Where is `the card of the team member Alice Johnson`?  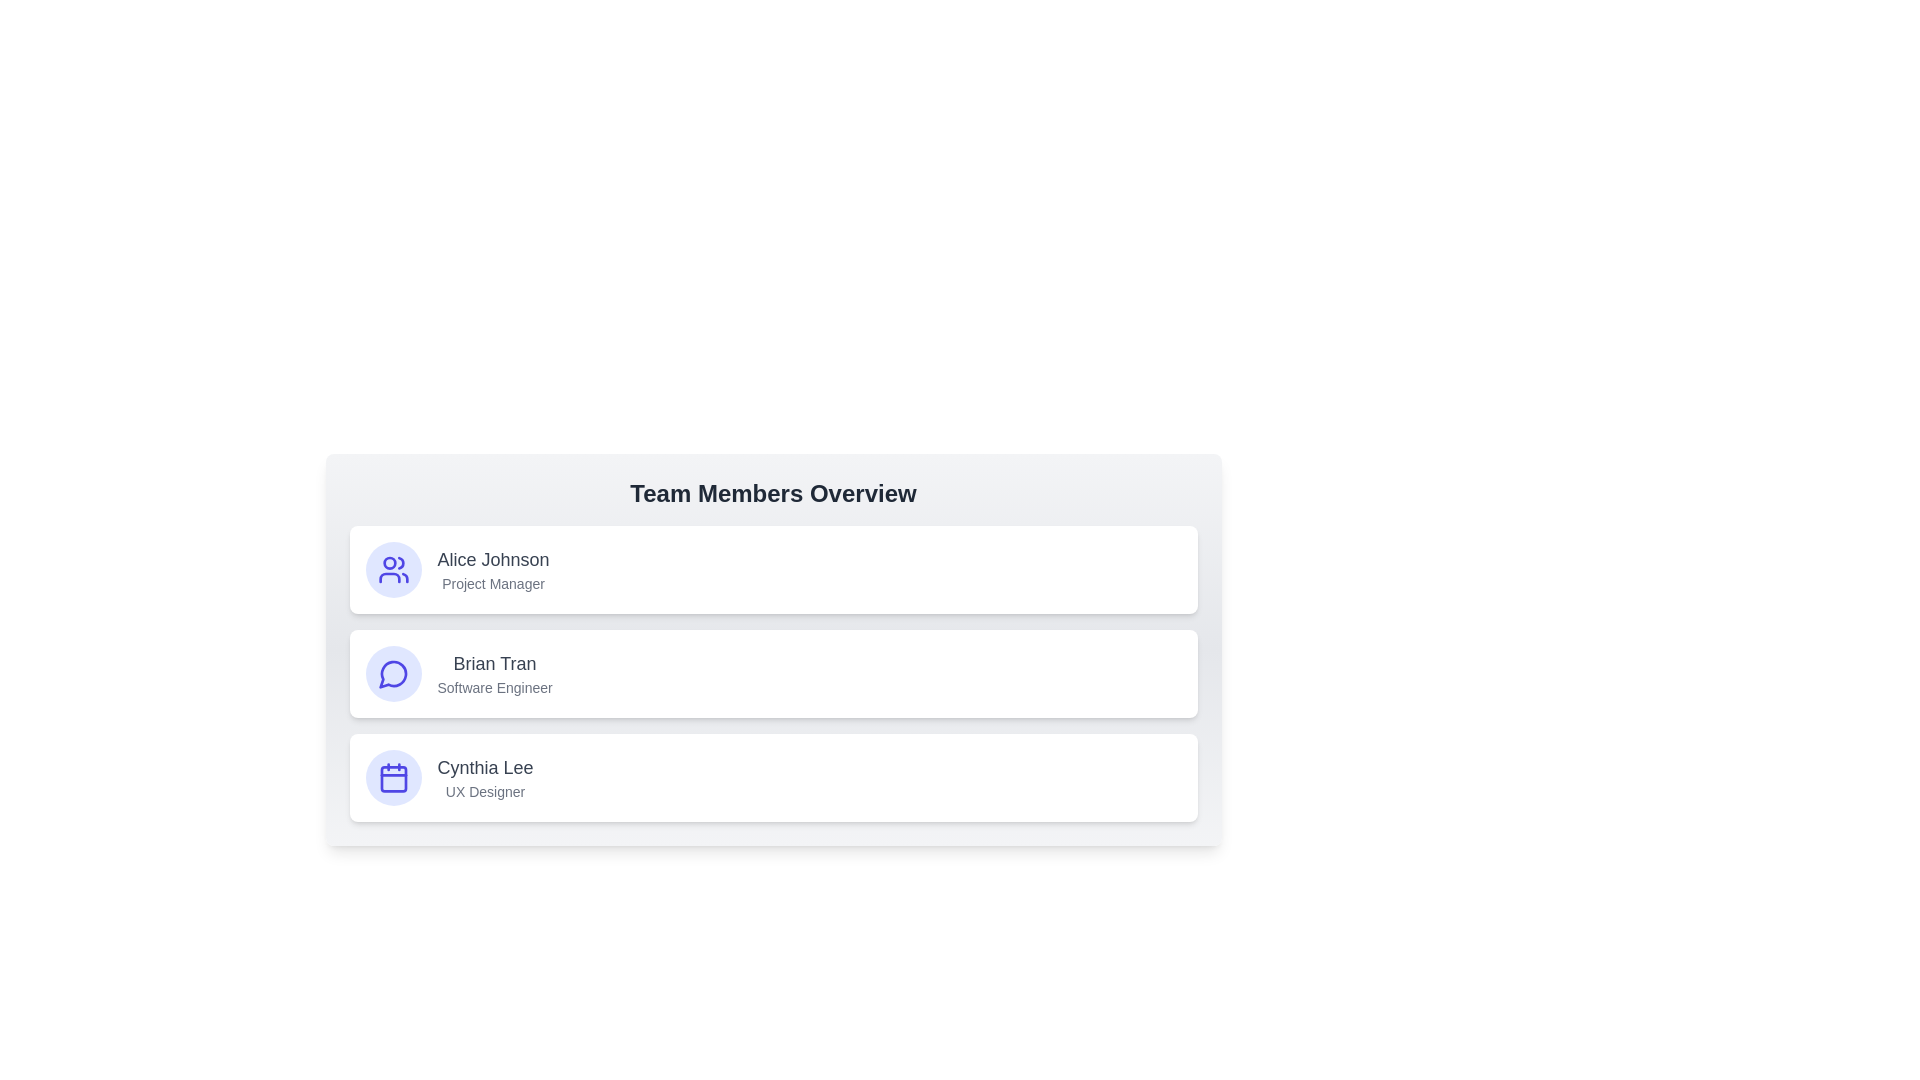 the card of the team member Alice Johnson is located at coordinates (772, 570).